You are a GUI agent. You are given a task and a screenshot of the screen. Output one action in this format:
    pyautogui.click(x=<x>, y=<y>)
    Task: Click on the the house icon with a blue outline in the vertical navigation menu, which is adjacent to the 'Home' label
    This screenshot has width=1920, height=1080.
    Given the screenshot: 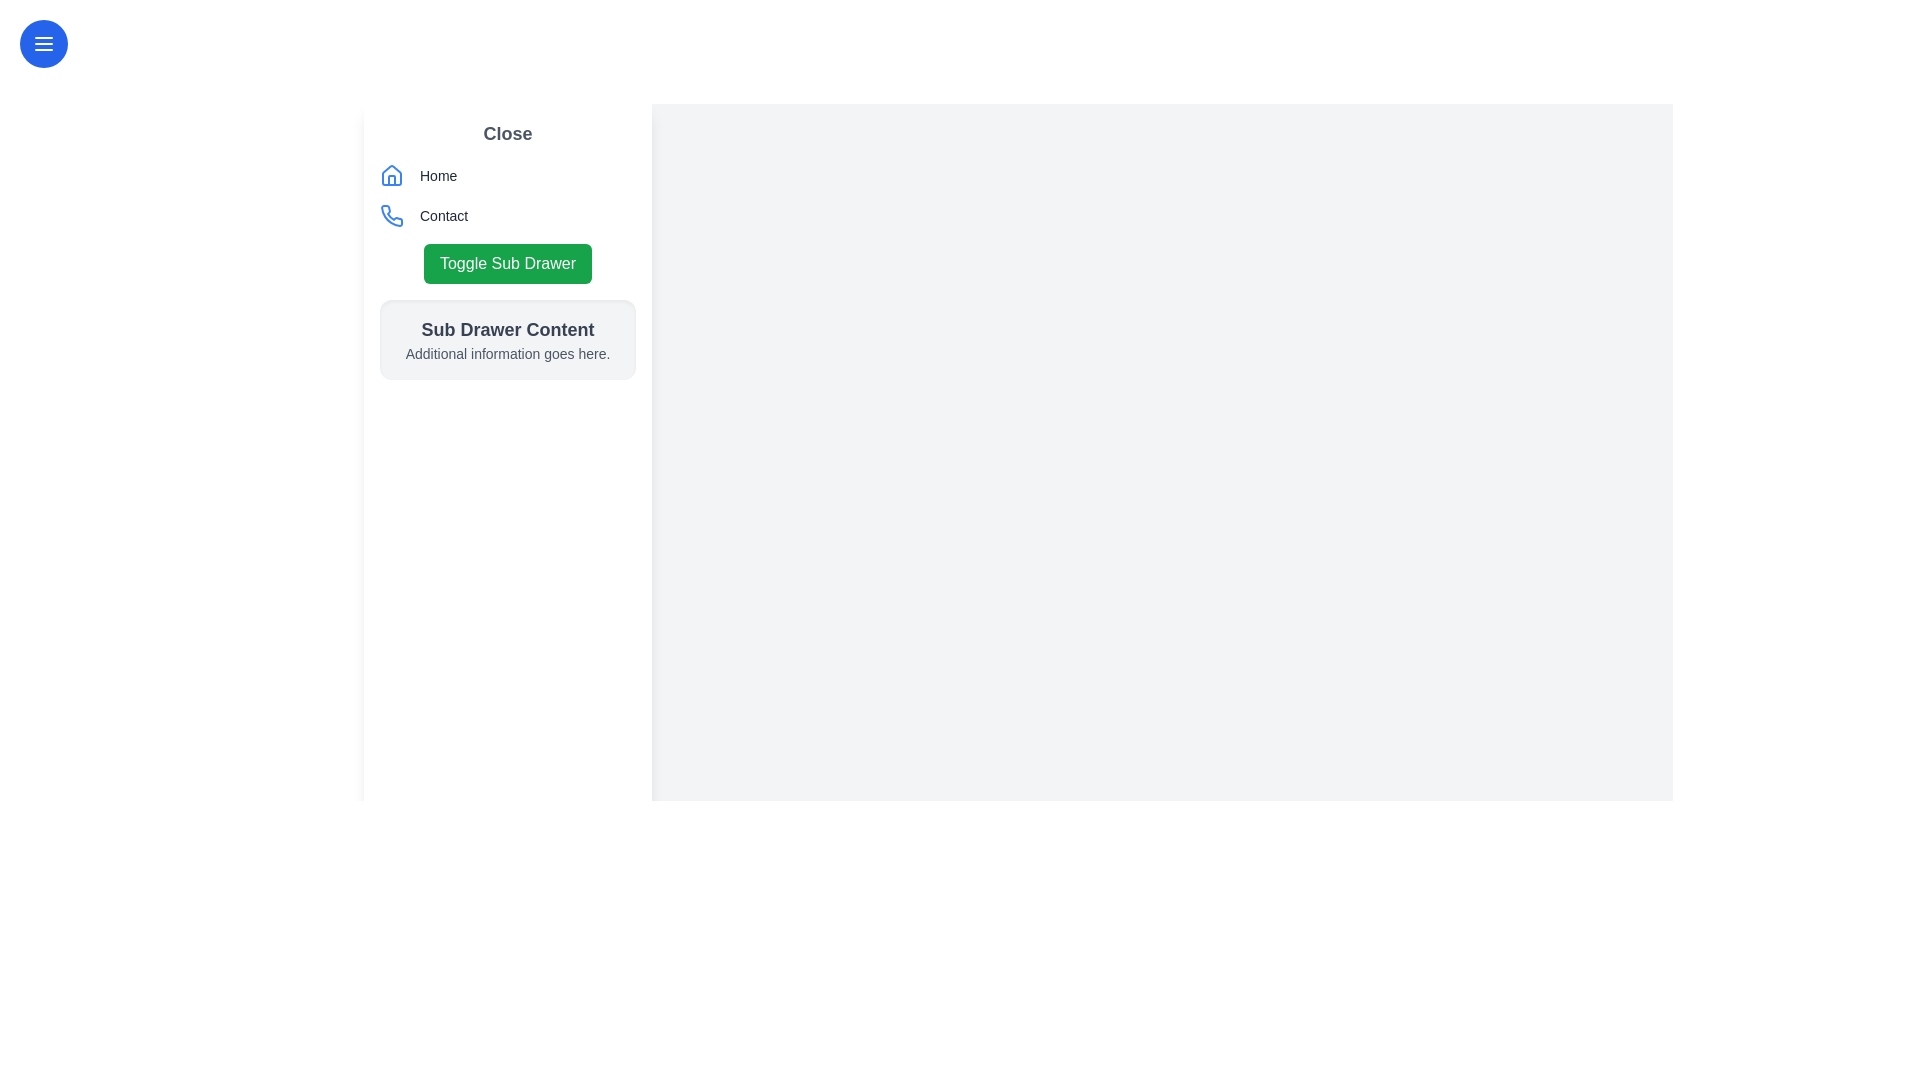 What is the action you would take?
    pyautogui.click(x=392, y=175)
    